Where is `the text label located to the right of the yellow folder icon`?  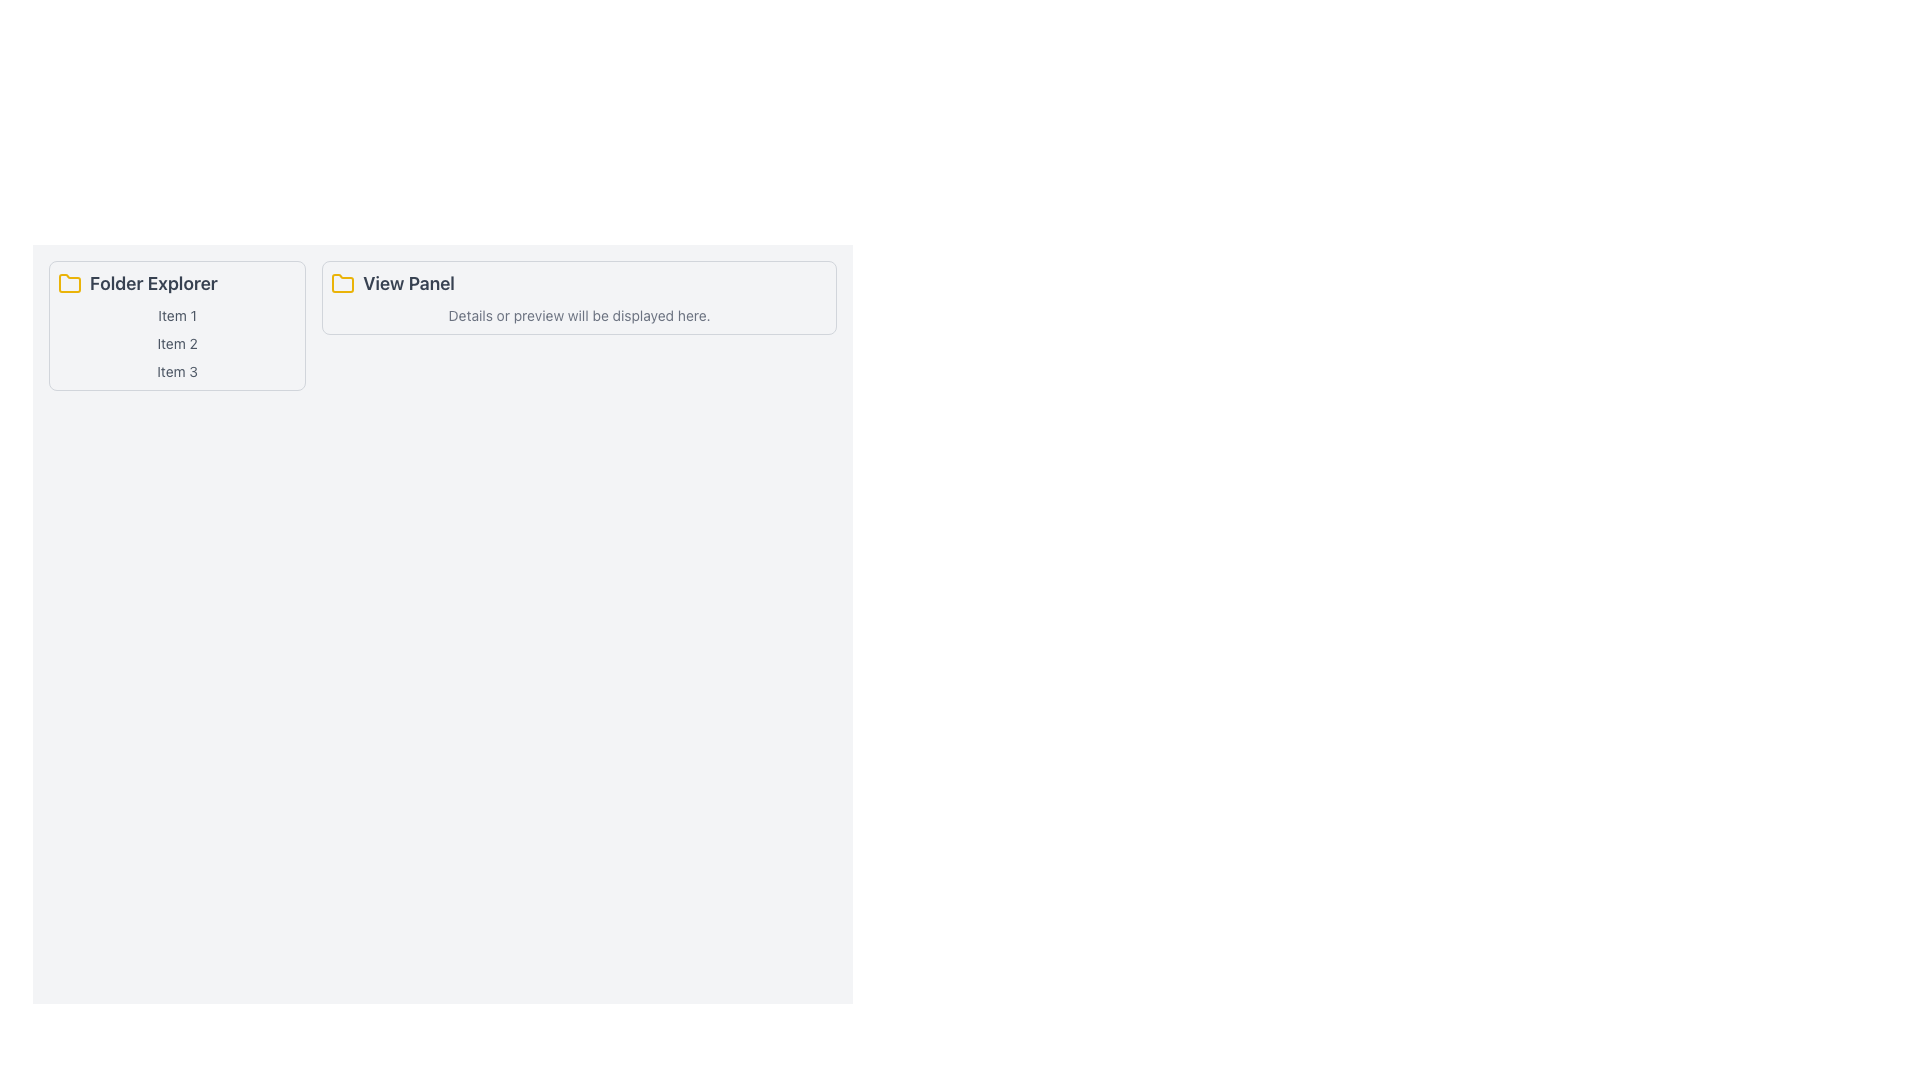 the text label located to the right of the yellow folder icon is located at coordinates (152, 284).